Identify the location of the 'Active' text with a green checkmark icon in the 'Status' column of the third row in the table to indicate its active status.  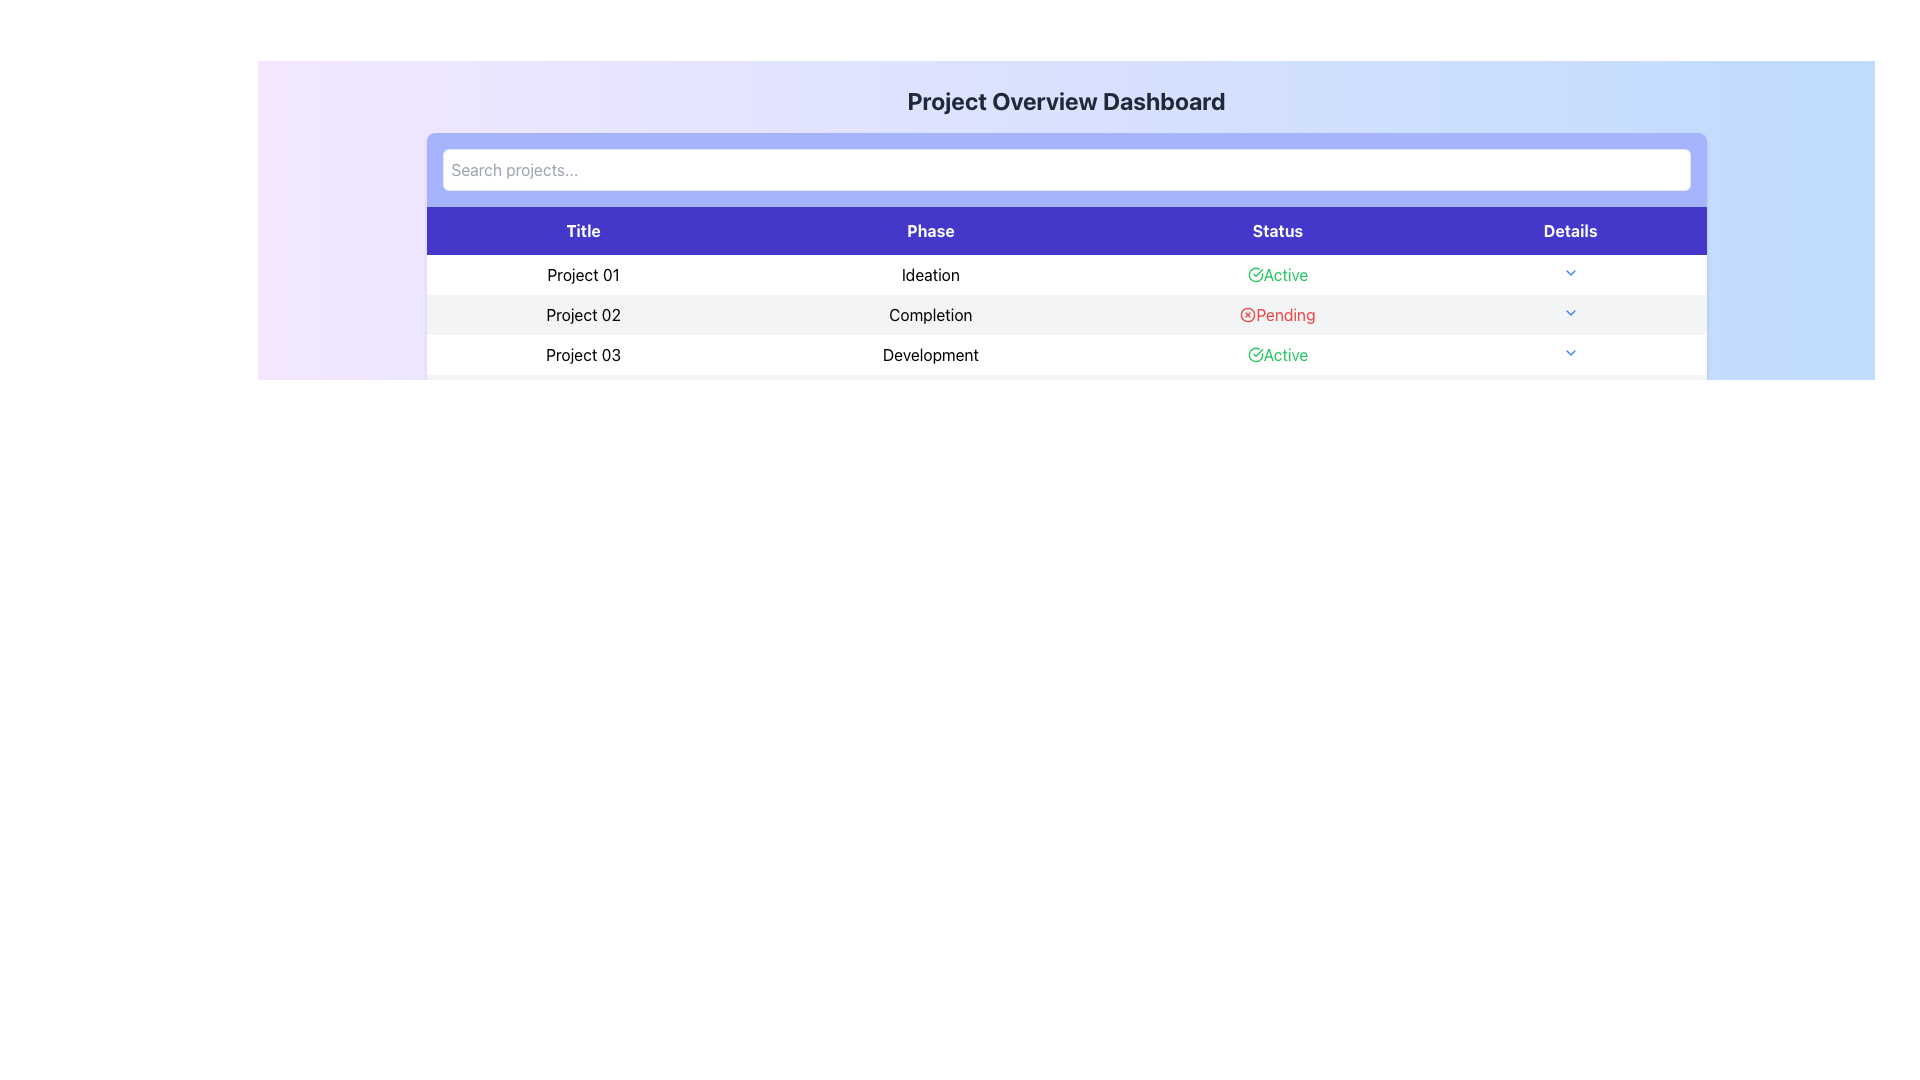
(1276, 353).